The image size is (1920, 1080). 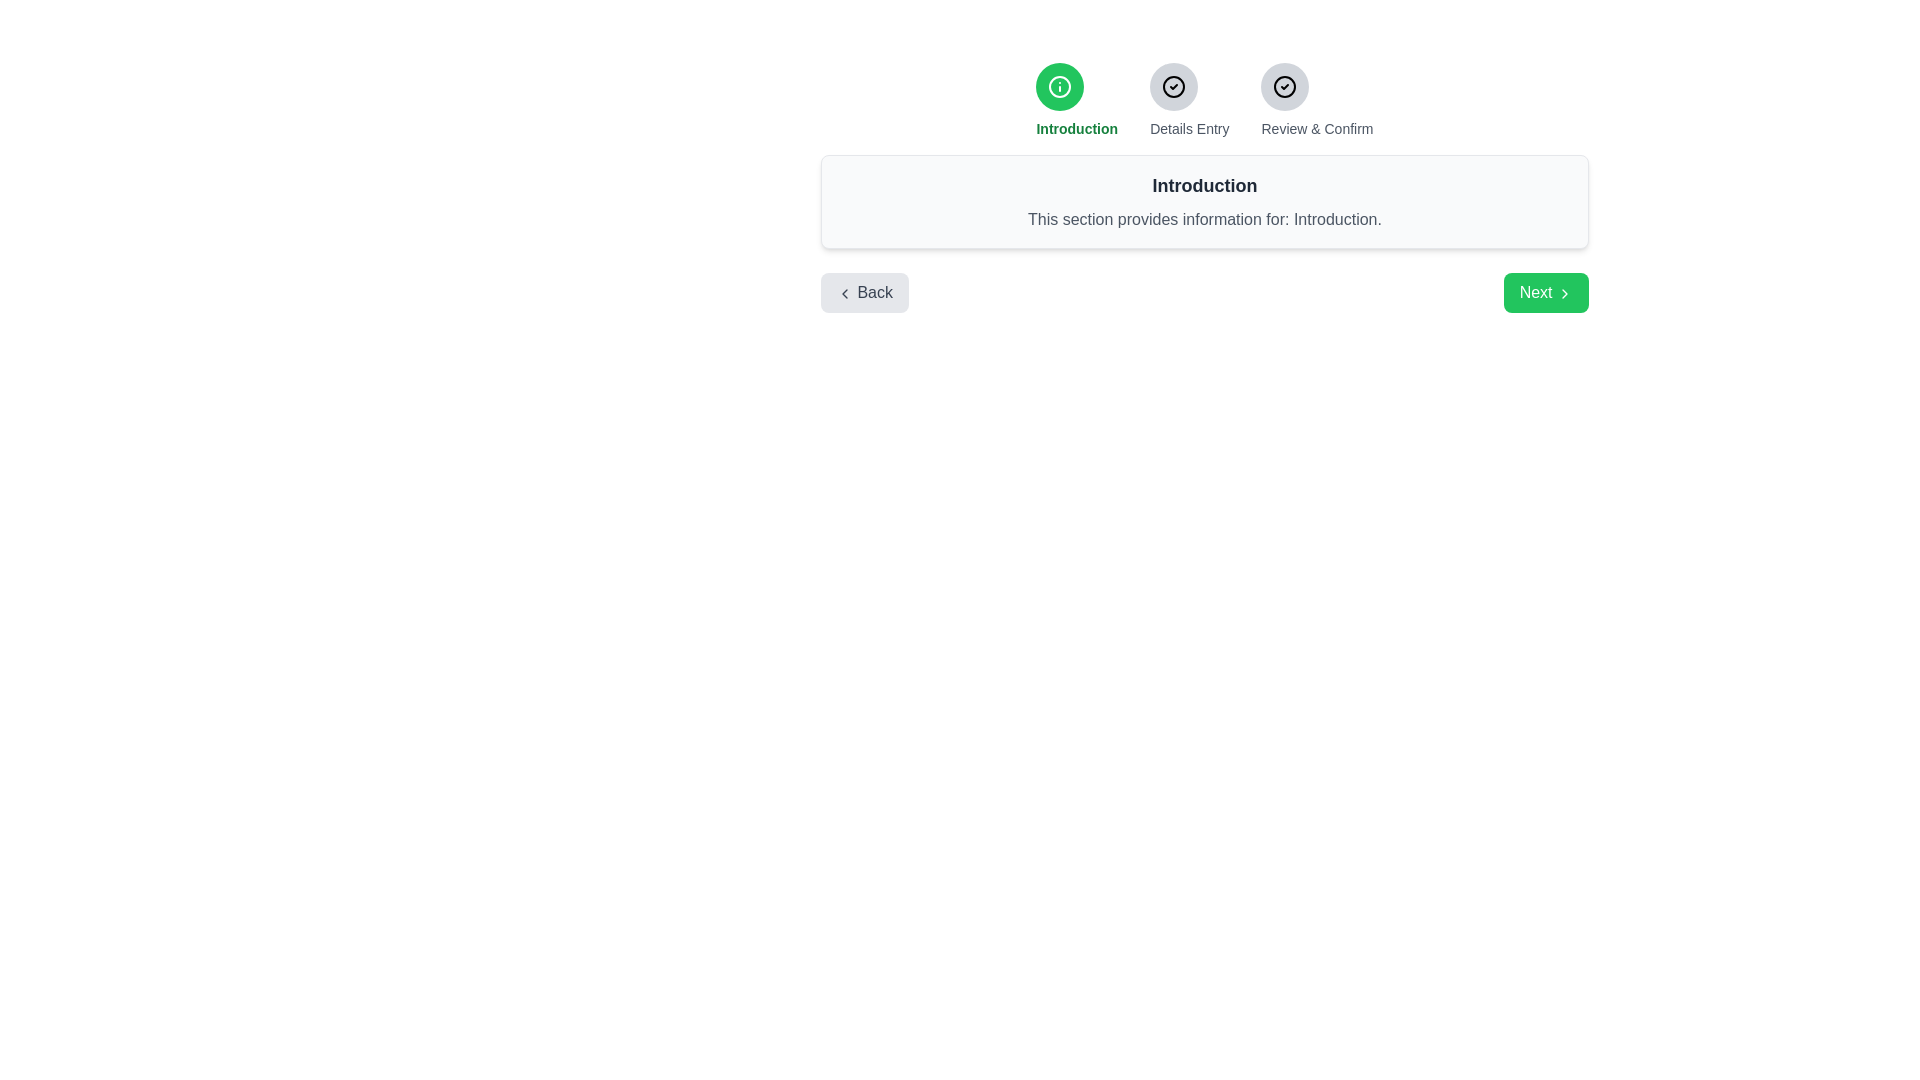 What do you see at coordinates (1174, 86) in the screenshot?
I see `the Details Entry Icon to check for hover effects` at bounding box center [1174, 86].